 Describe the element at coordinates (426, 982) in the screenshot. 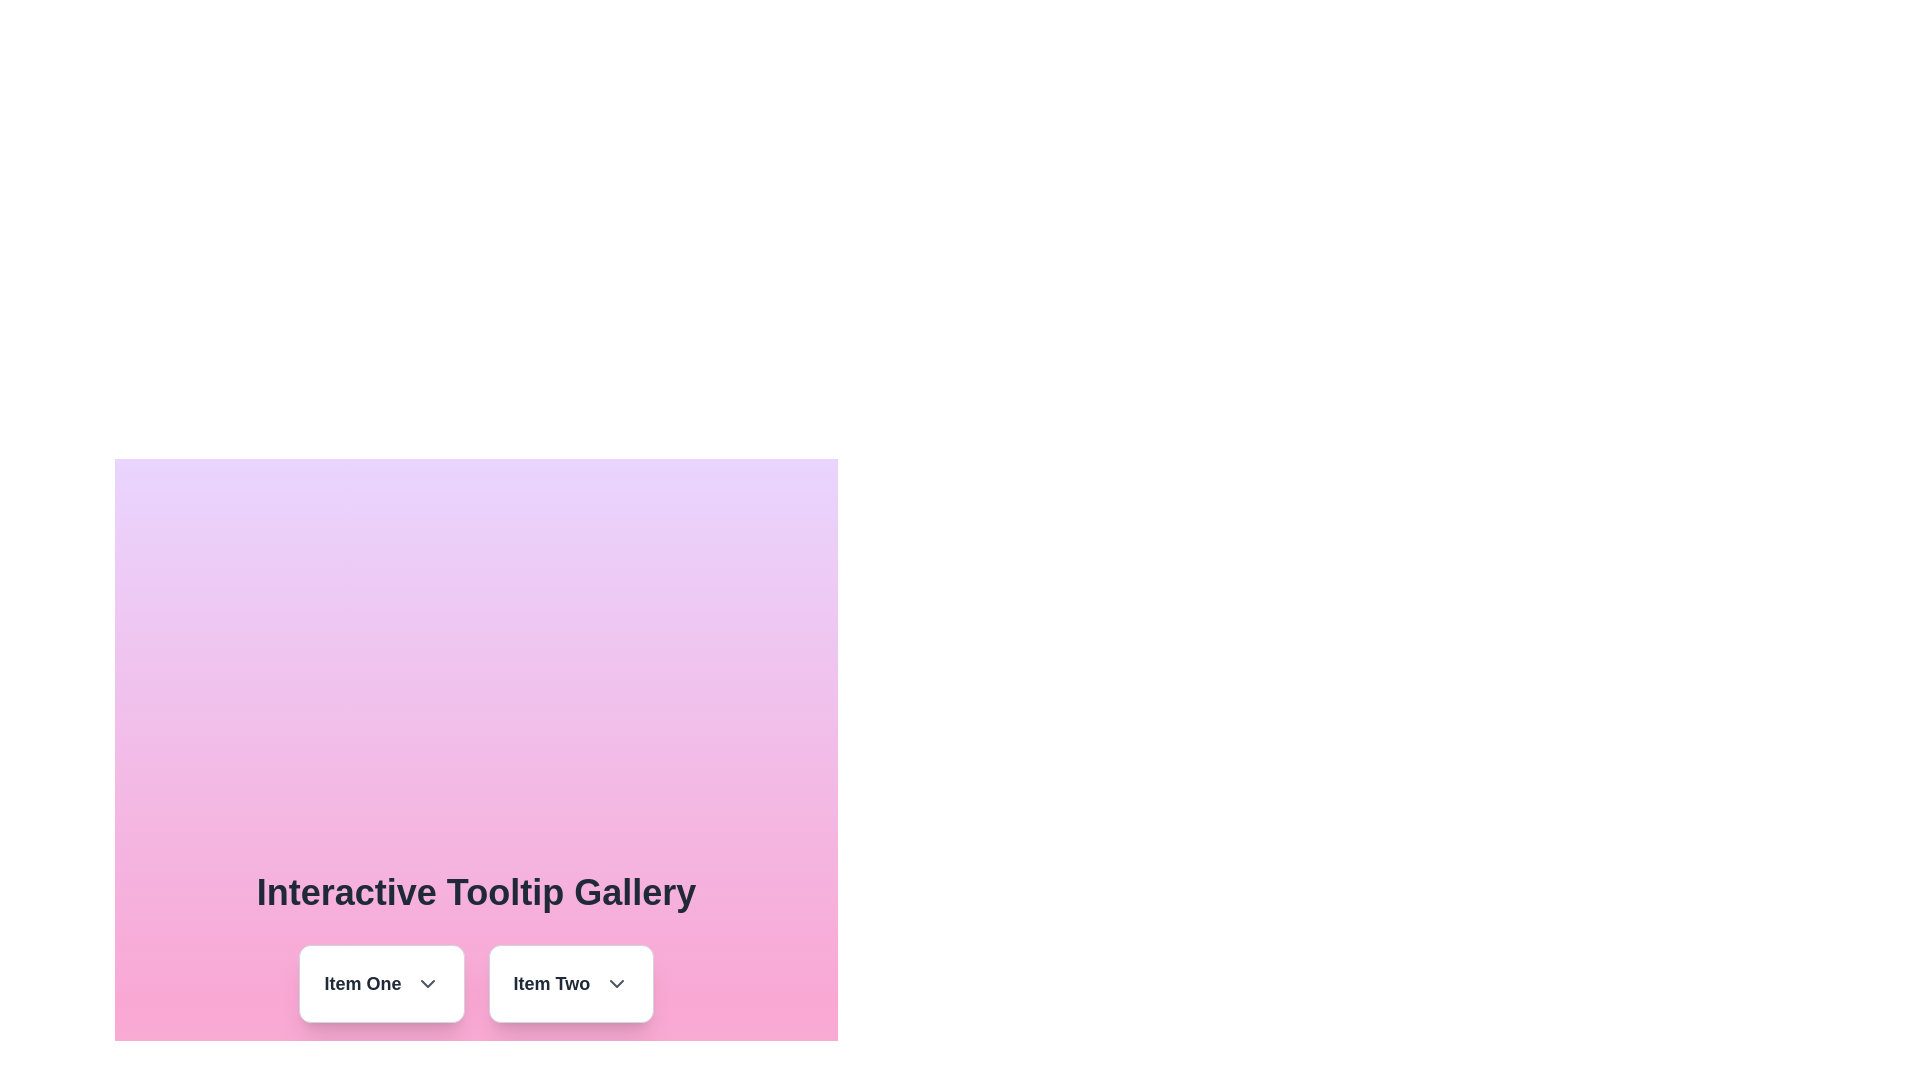

I see `the interactive icon located to the right of the 'Item One' text within the button group` at that location.